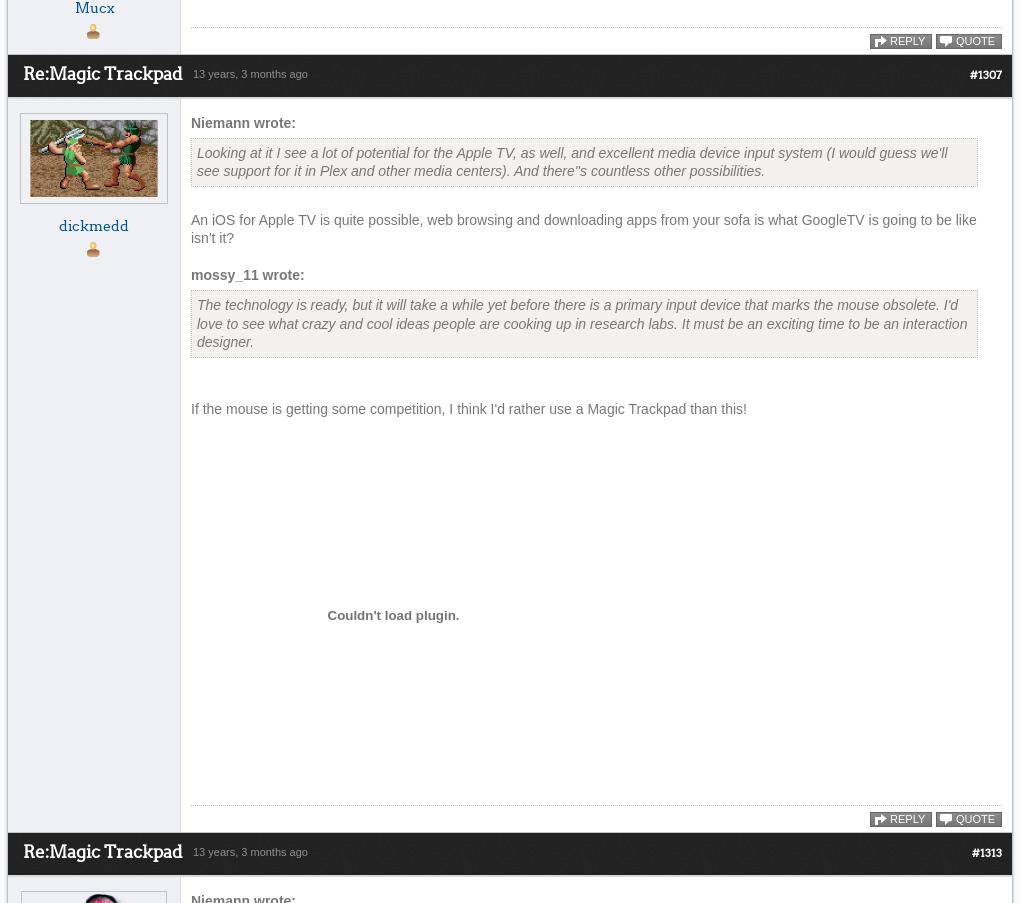 This screenshot has height=903, width=1020. What do you see at coordinates (970, 853) in the screenshot?
I see `'#1313'` at bounding box center [970, 853].